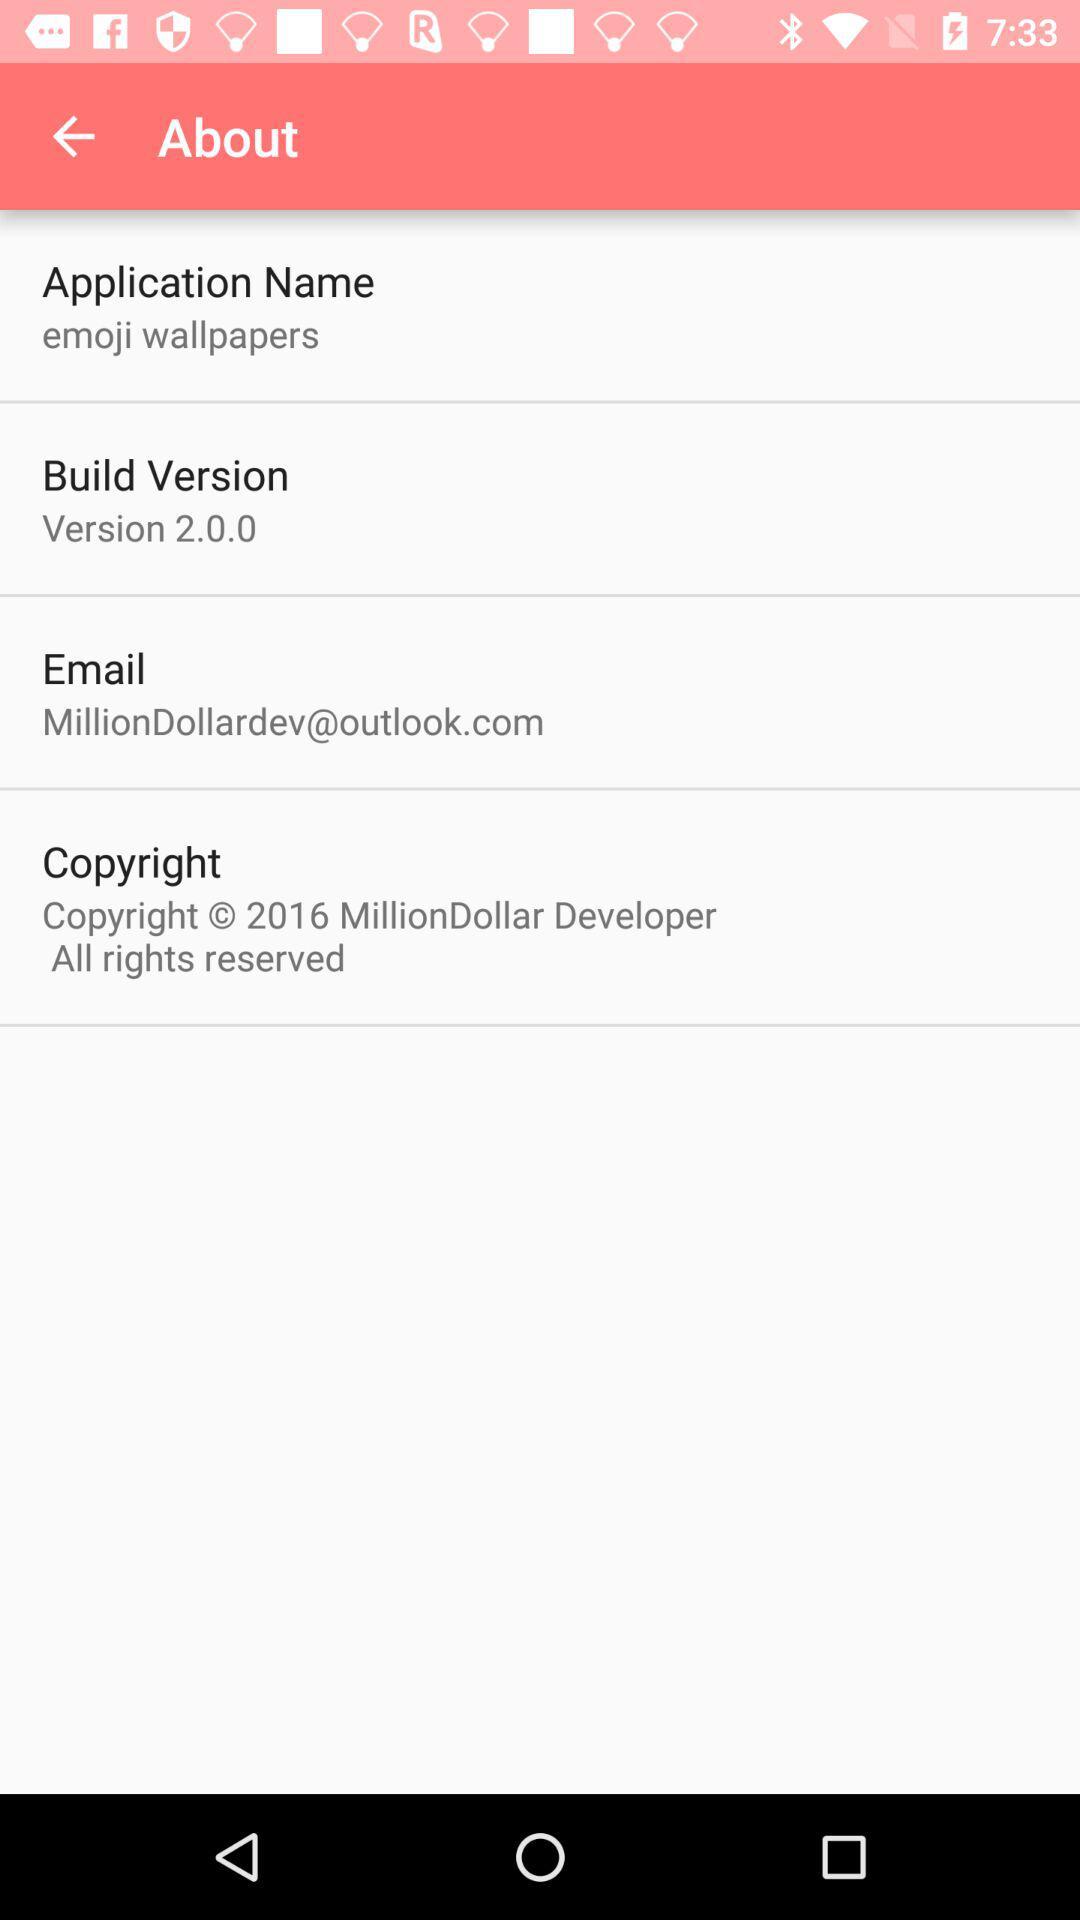  I want to click on build version, so click(164, 473).